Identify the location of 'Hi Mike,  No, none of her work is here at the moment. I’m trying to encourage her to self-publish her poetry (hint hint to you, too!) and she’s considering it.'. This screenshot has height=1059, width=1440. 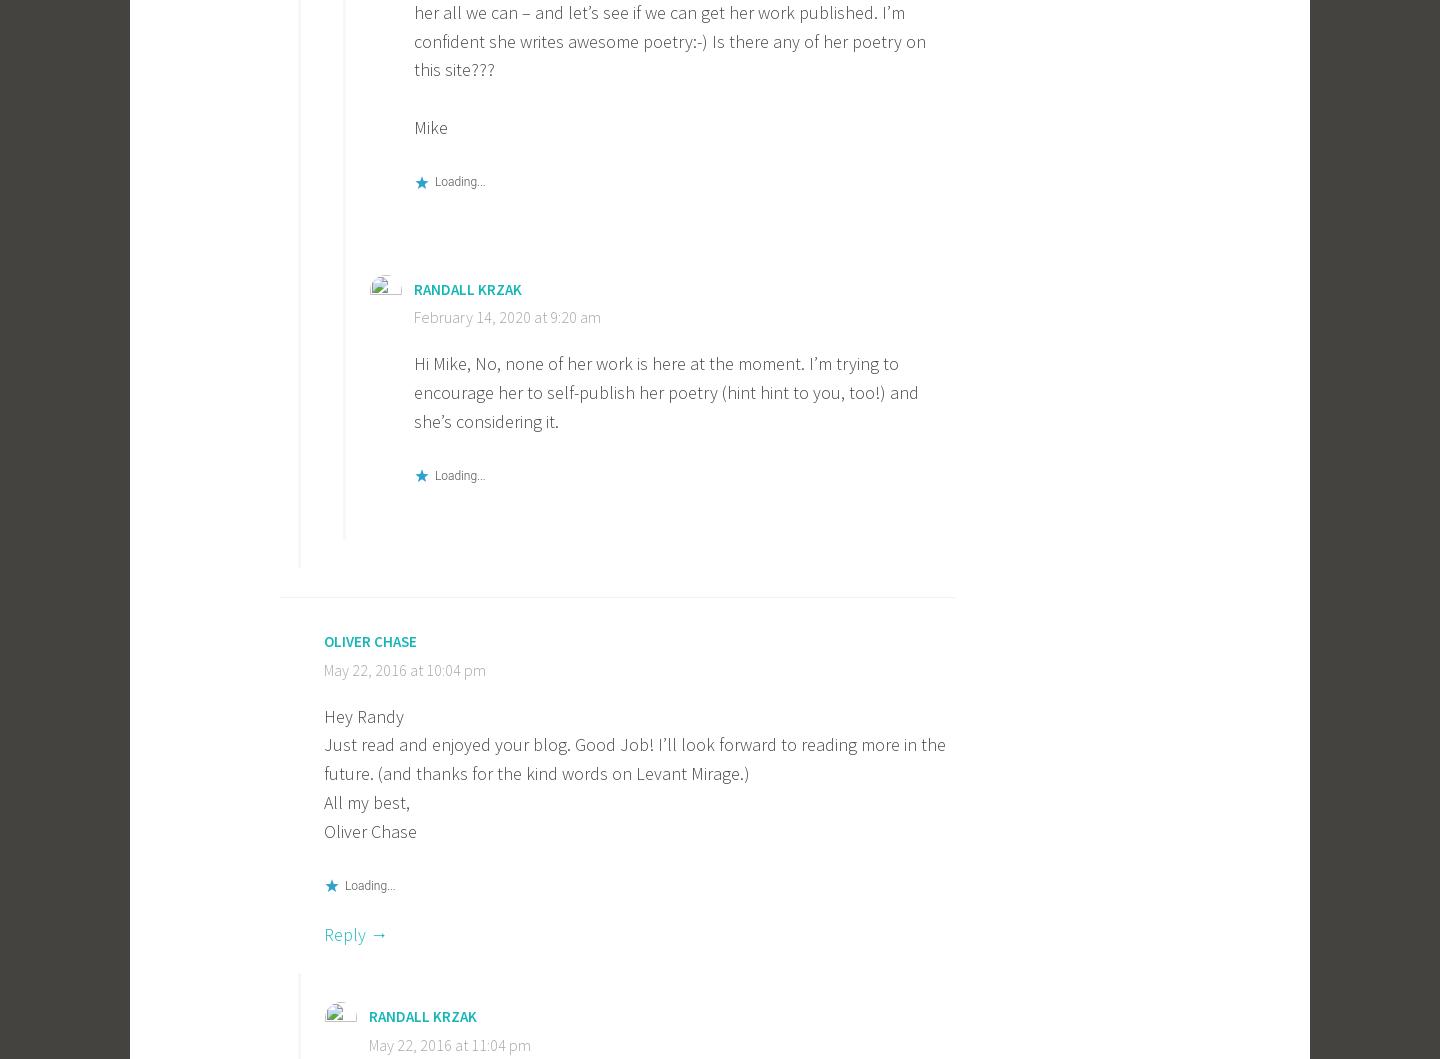
(666, 391).